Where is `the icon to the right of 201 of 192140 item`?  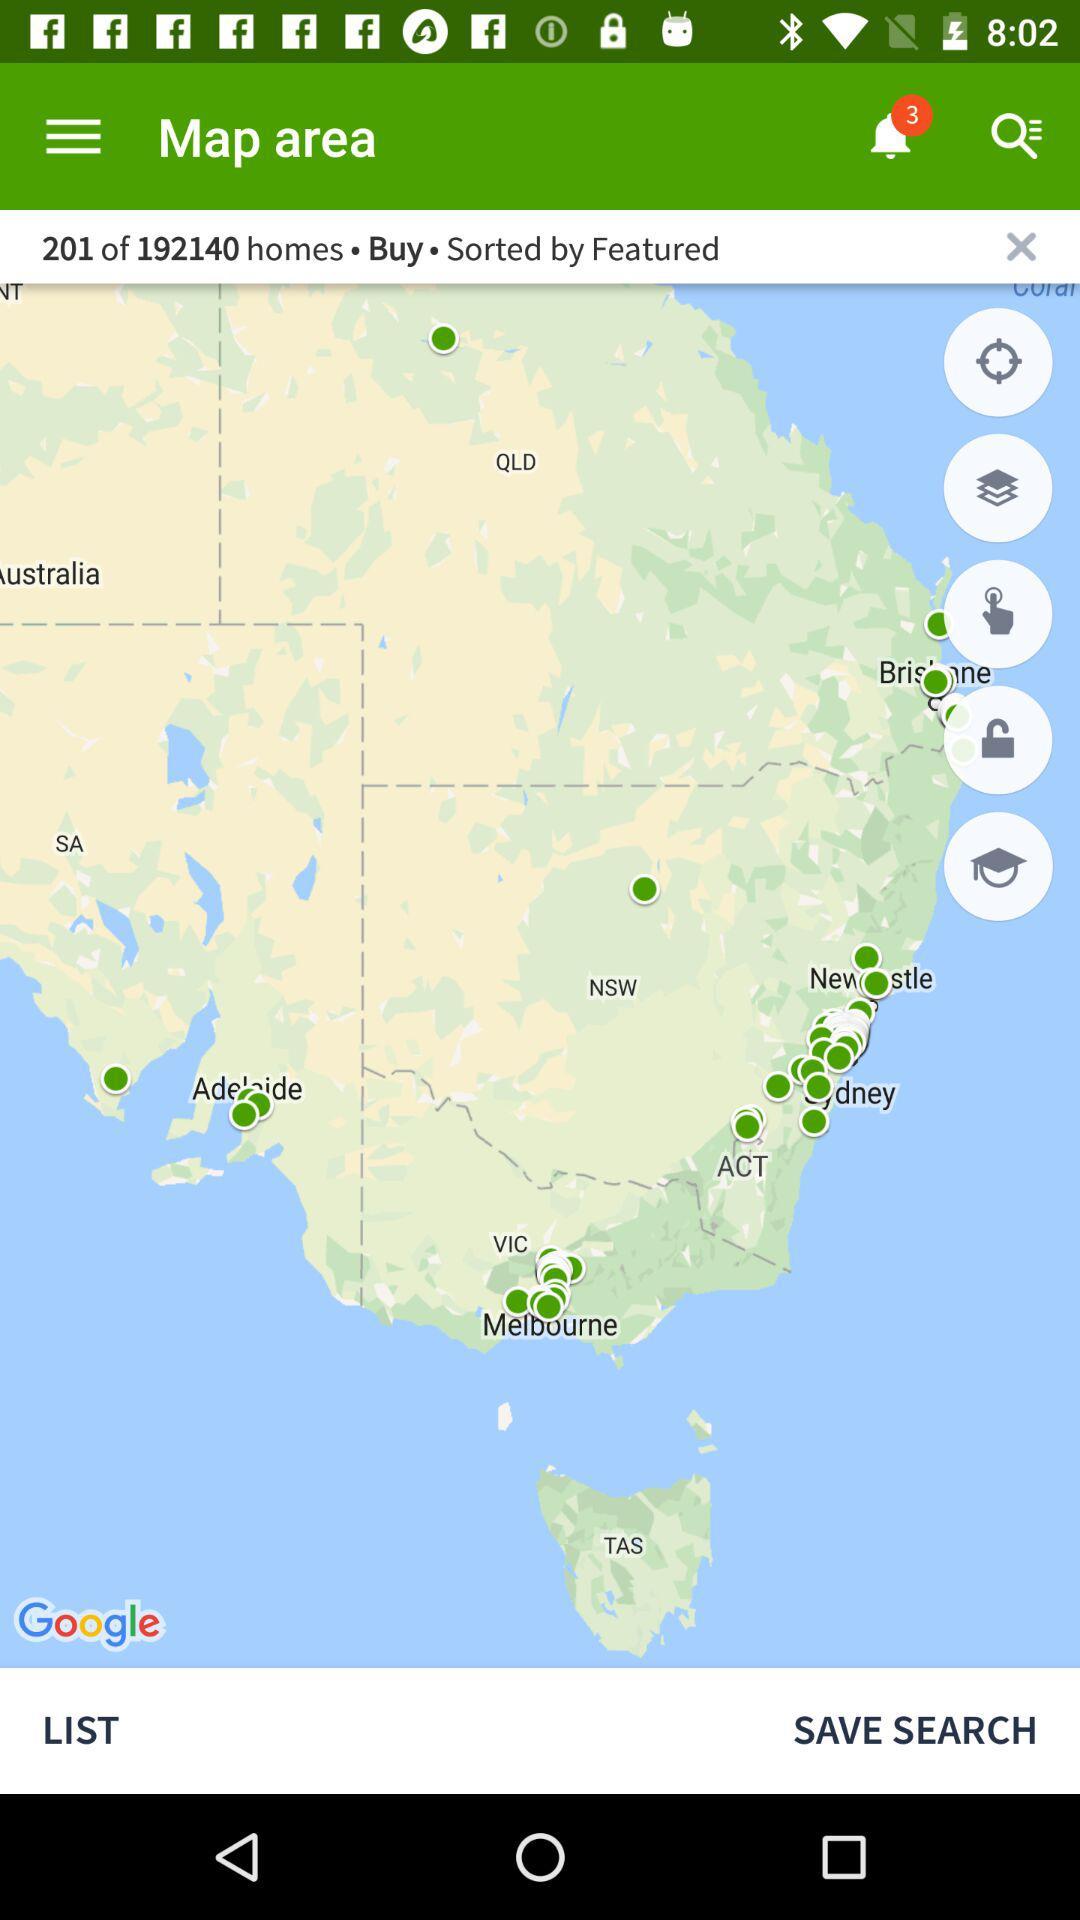 the icon to the right of 201 of 192140 item is located at coordinates (1021, 245).